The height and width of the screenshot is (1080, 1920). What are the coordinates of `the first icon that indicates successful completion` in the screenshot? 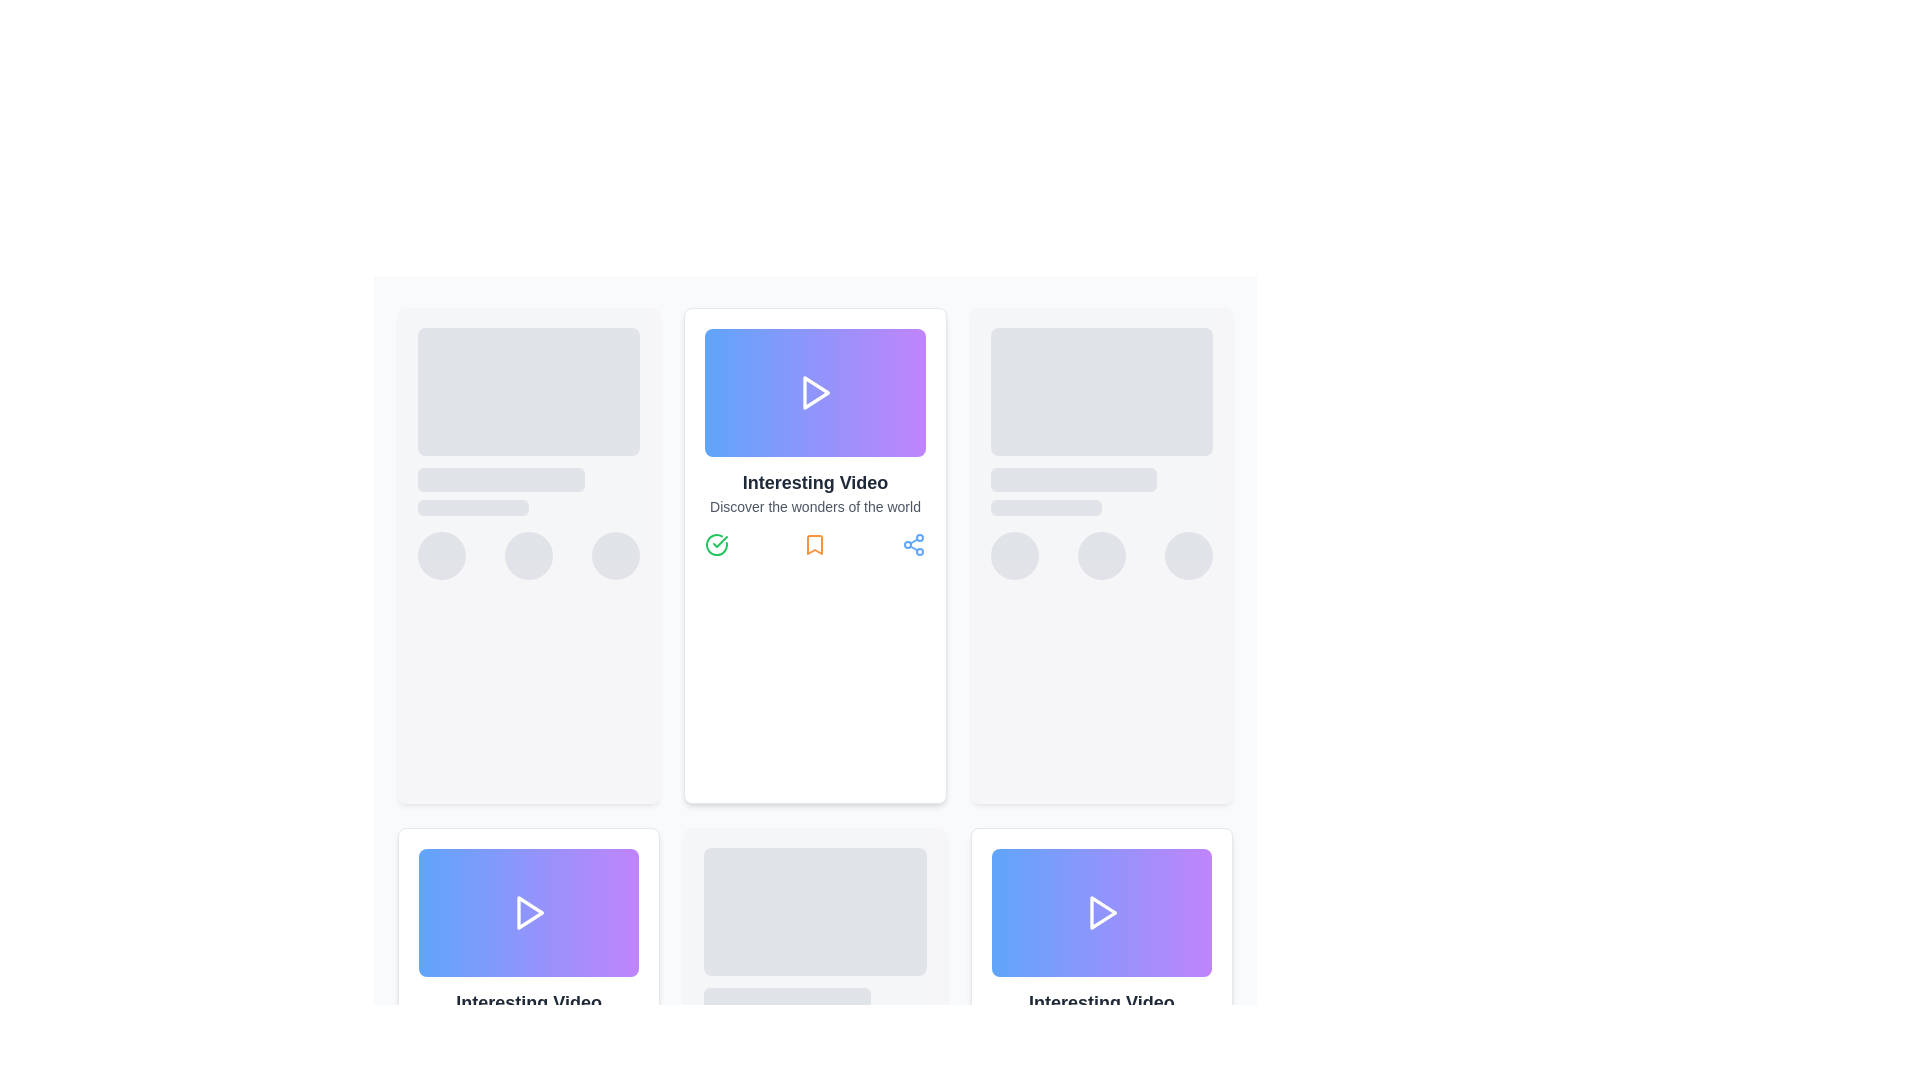 It's located at (1003, 1063).